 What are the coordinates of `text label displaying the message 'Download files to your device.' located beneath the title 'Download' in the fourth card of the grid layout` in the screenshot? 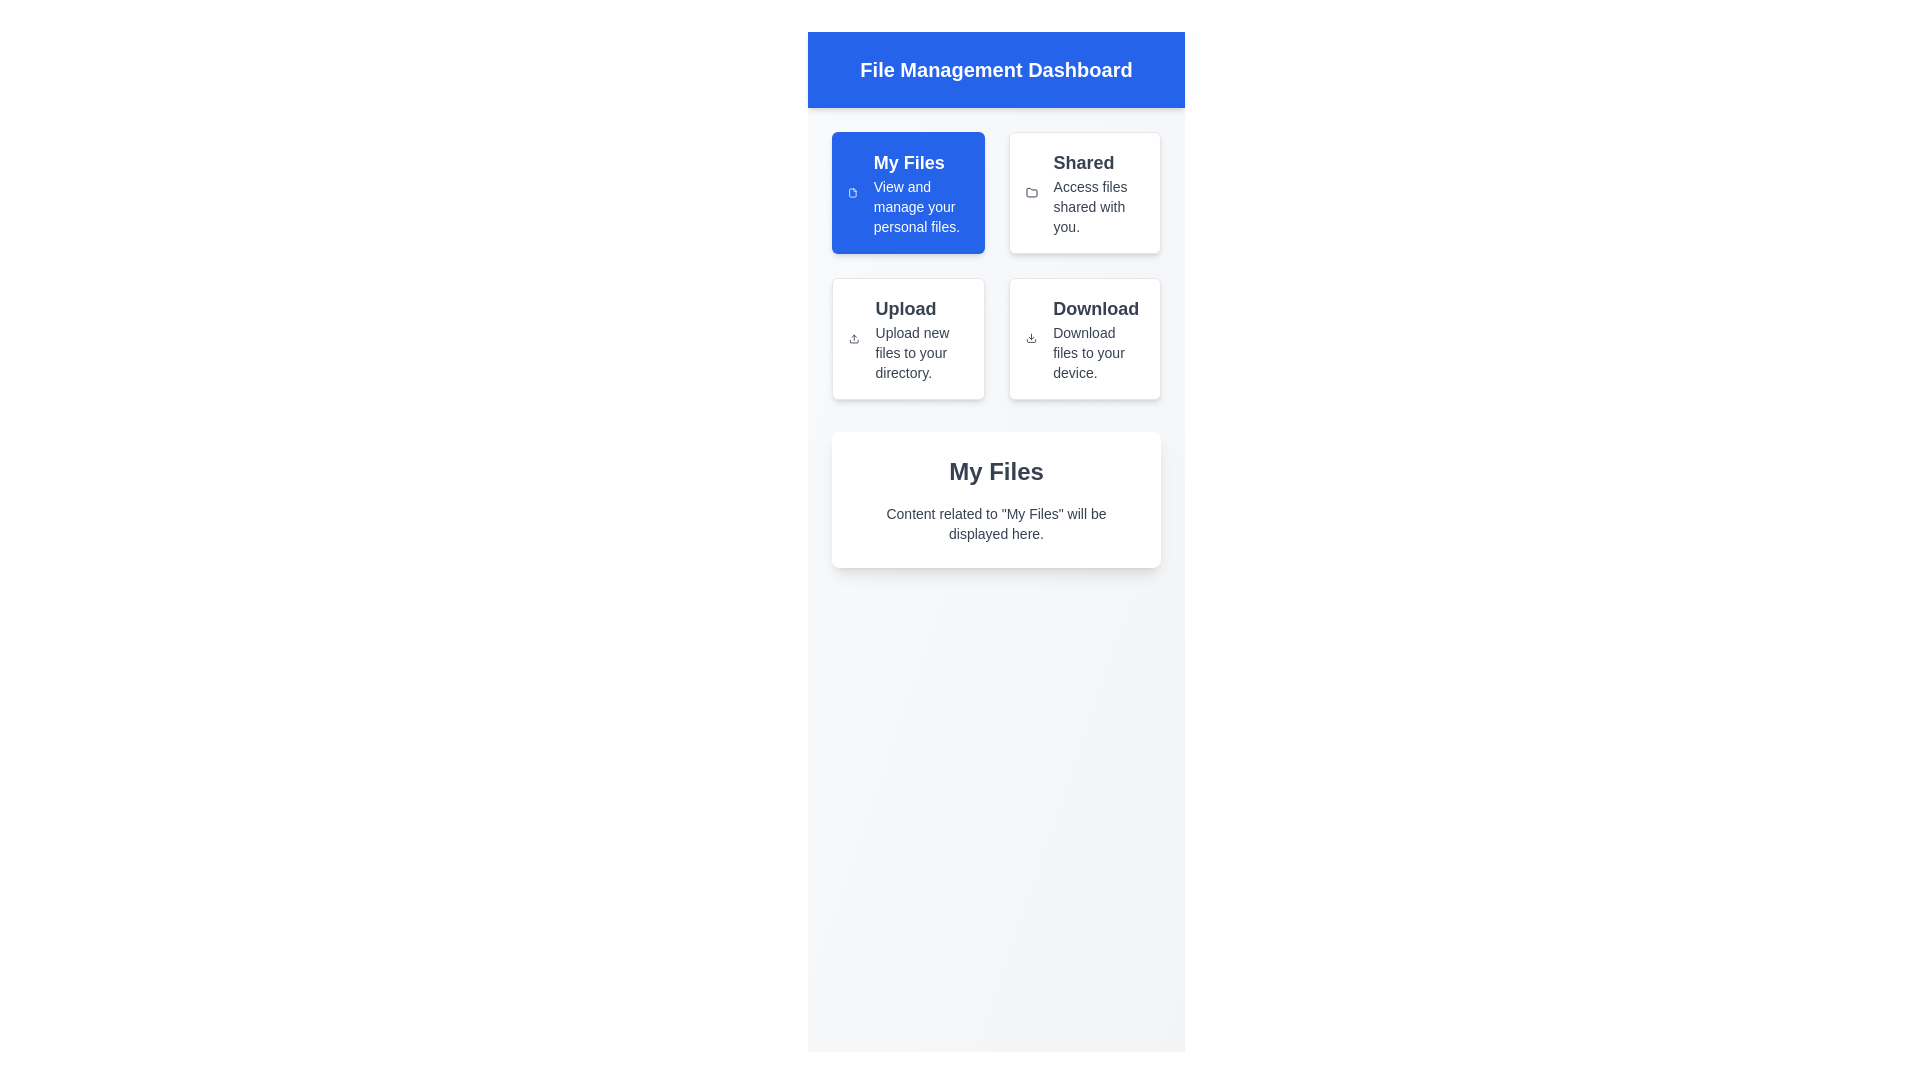 It's located at (1097, 352).